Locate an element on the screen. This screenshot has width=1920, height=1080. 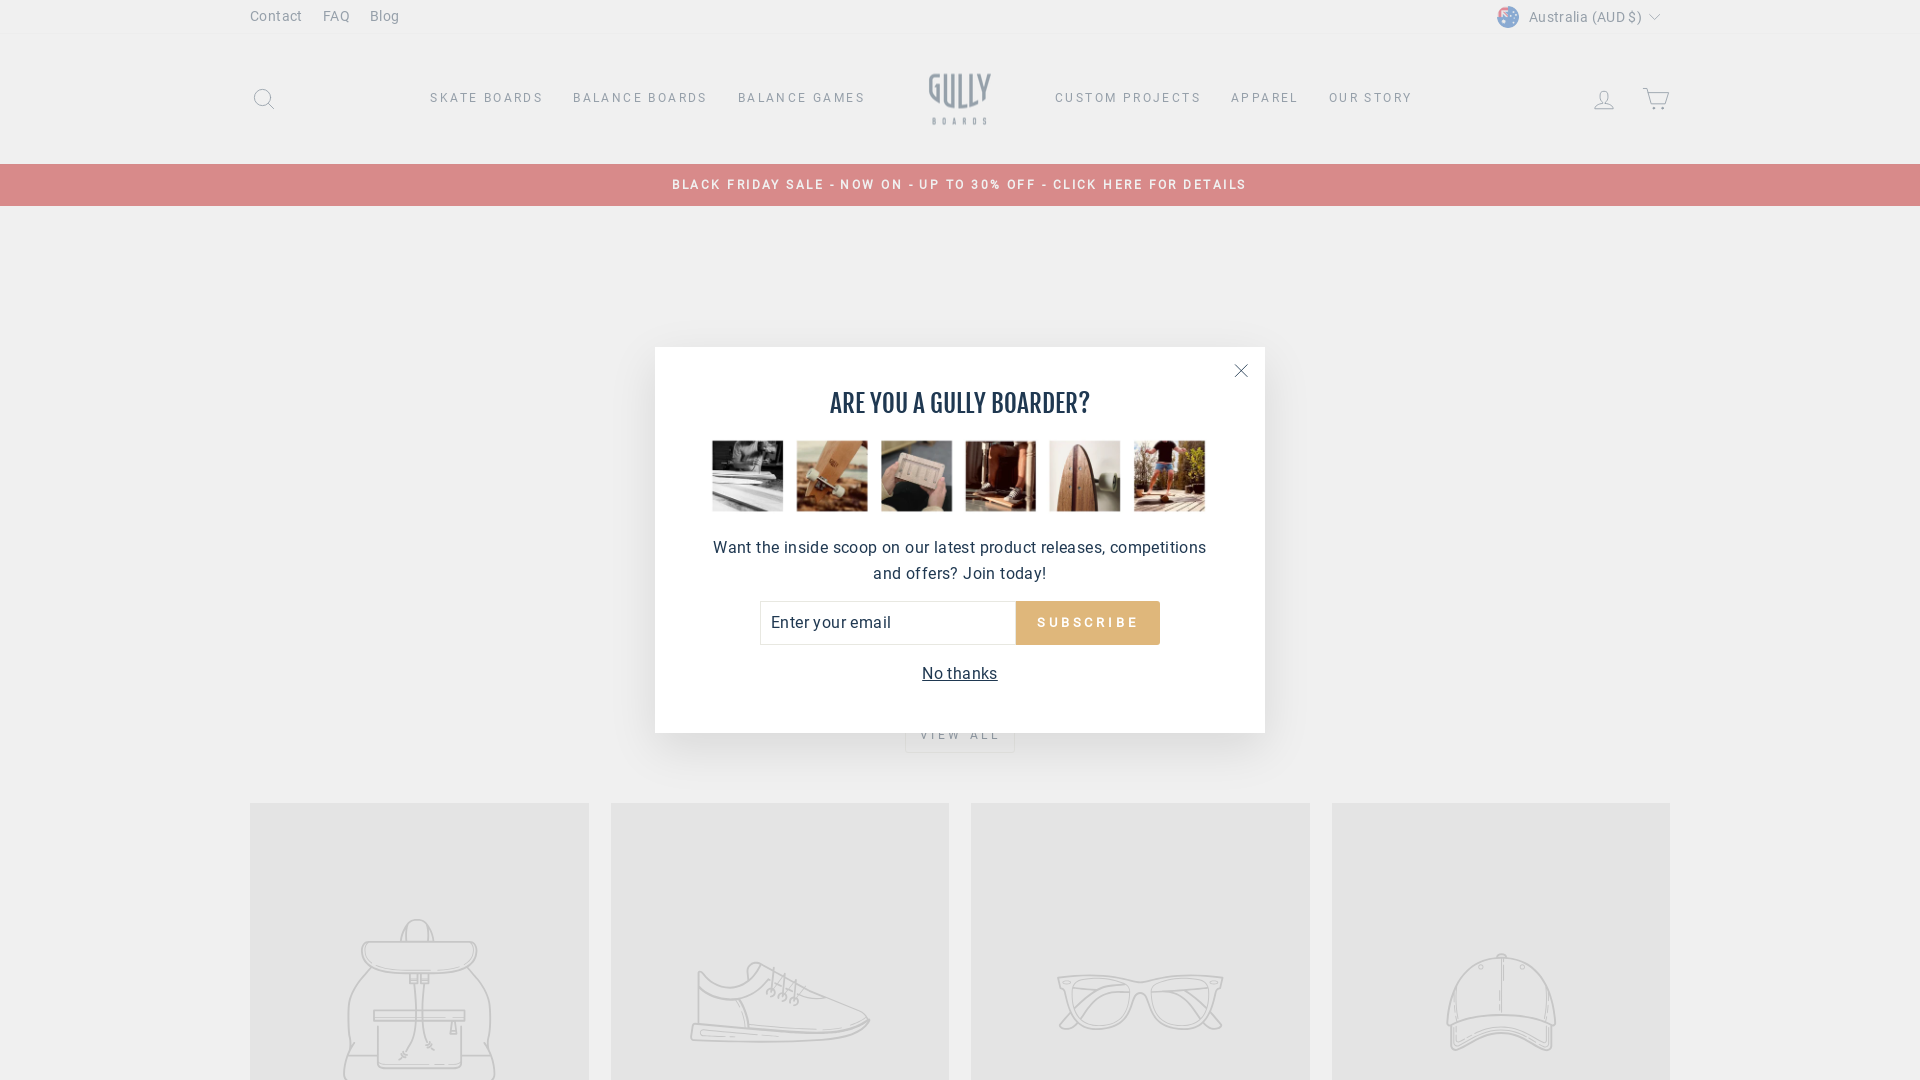
'Australia (AUD $)' is located at coordinates (1579, 16).